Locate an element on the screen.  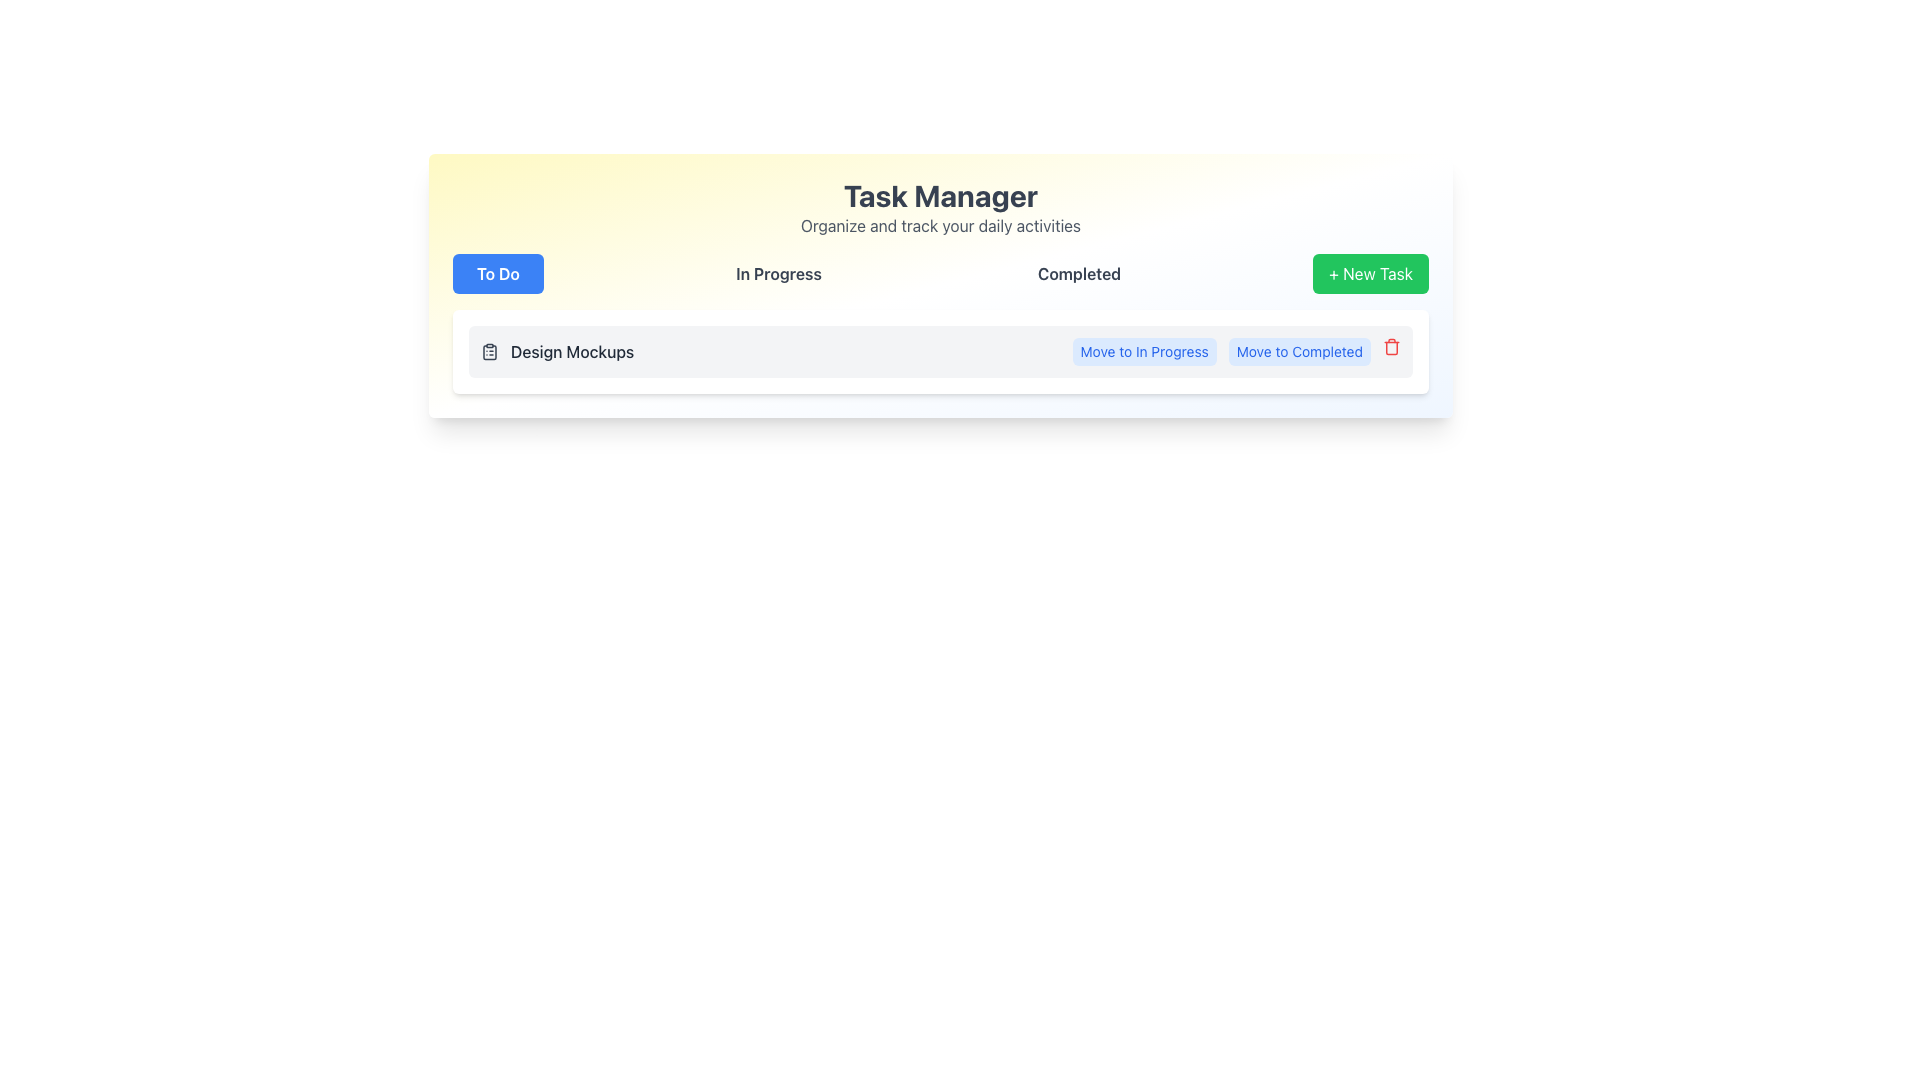
the Icon button for the deletion action of the 'Design Mockups' task, located at the far right of the horizontal layout with two other buttons to its left is located at coordinates (1391, 346).